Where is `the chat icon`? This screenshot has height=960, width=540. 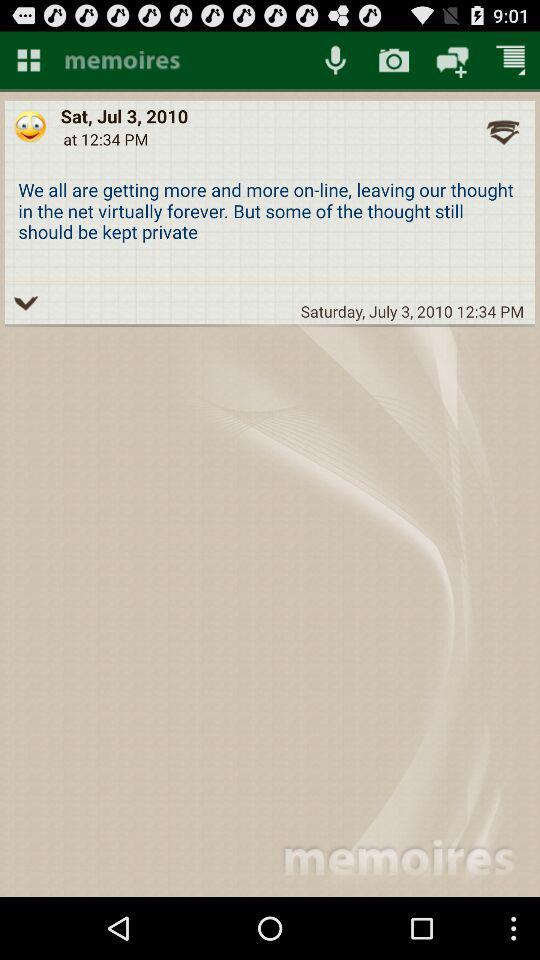
the chat icon is located at coordinates (452, 64).